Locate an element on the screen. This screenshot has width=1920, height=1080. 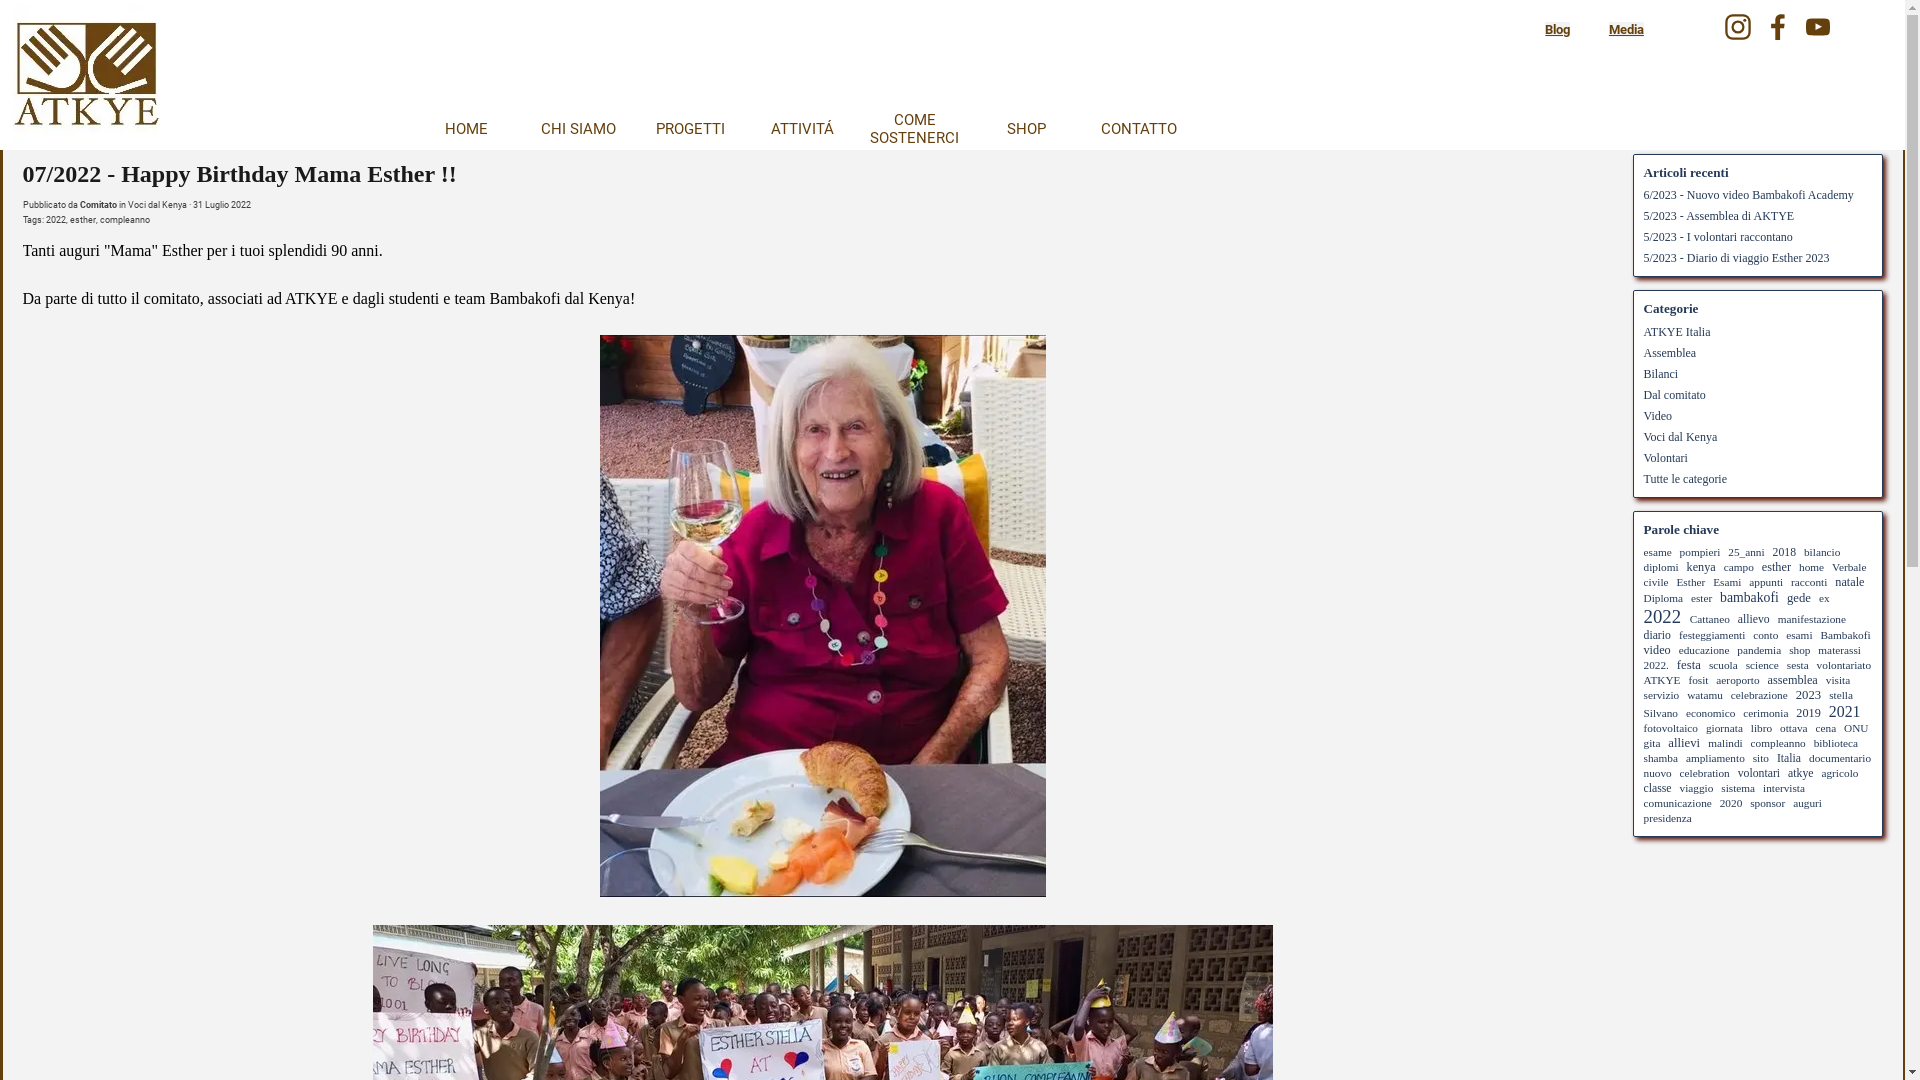
'cerimonia' is located at coordinates (1765, 712).